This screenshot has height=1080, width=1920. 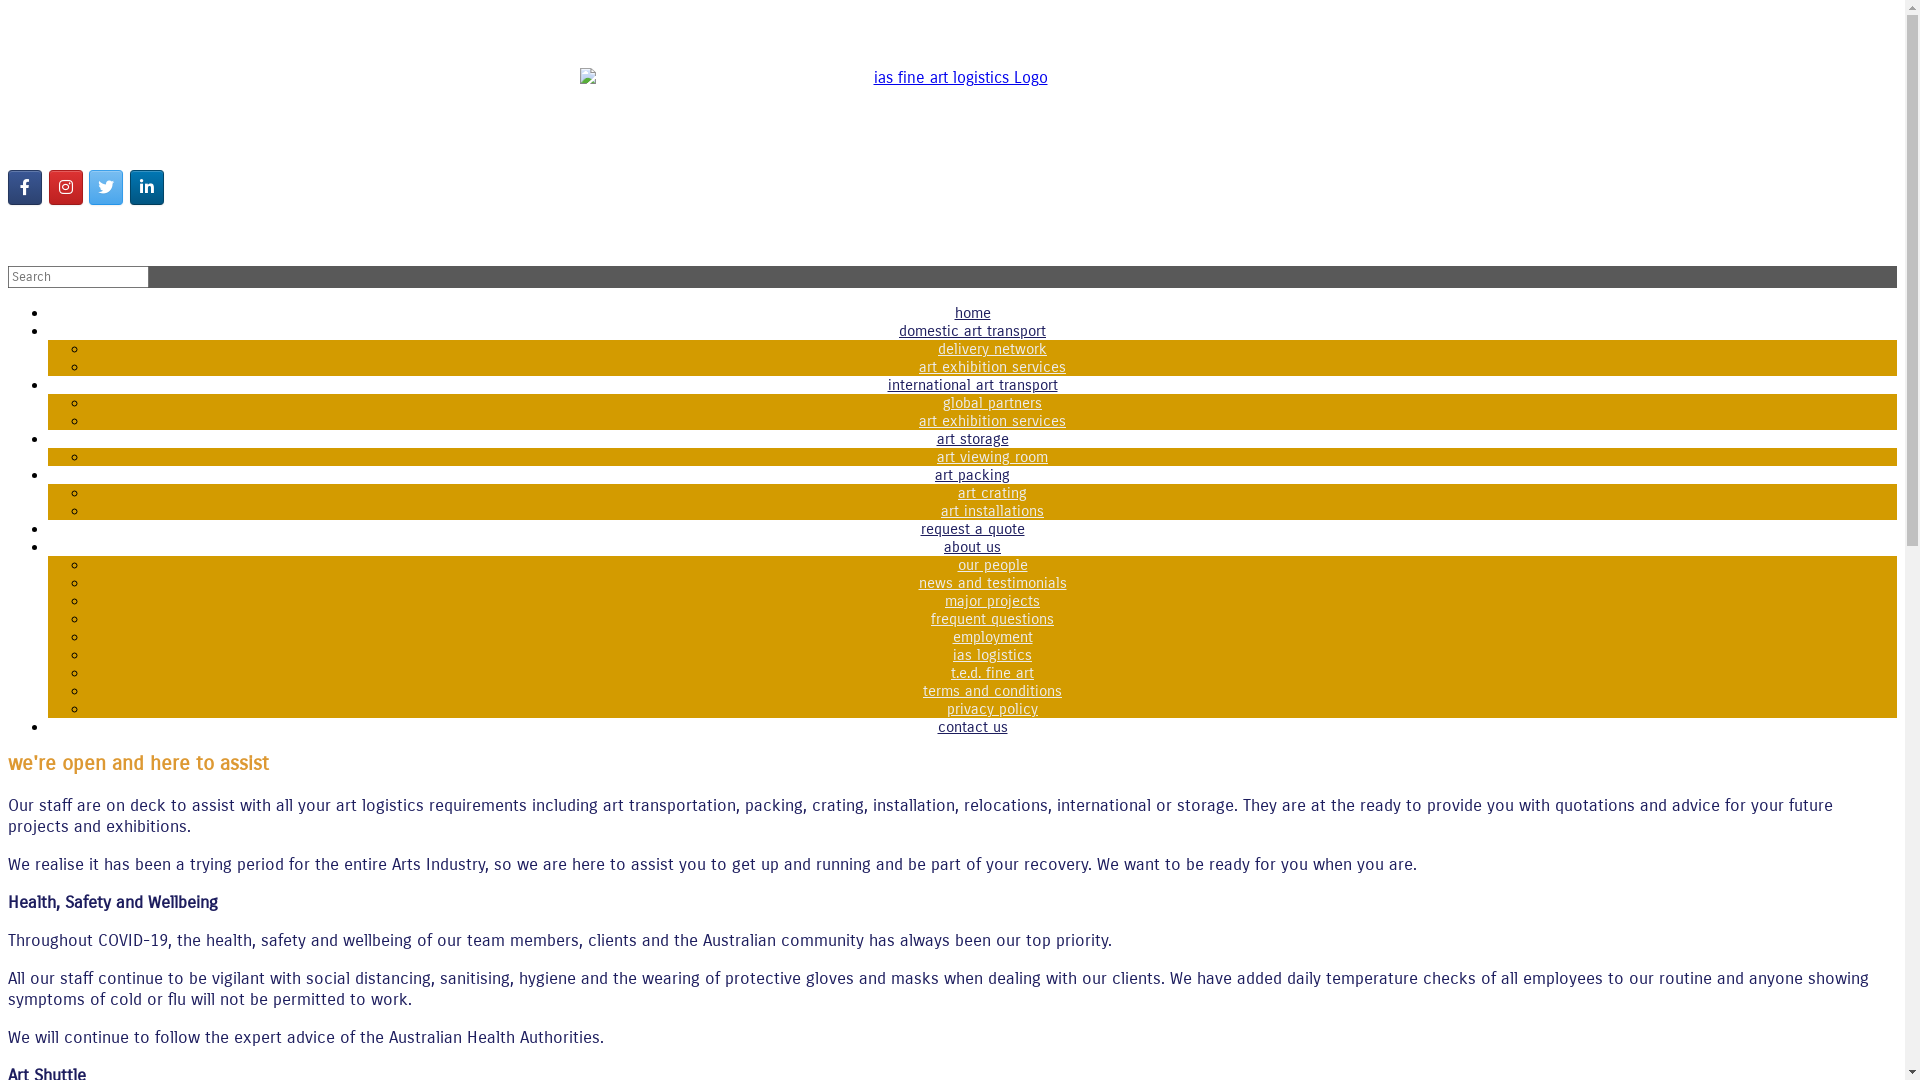 What do you see at coordinates (992, 600) in the screenshot?
I see `'major projects'` at bounding box center [992, 600].